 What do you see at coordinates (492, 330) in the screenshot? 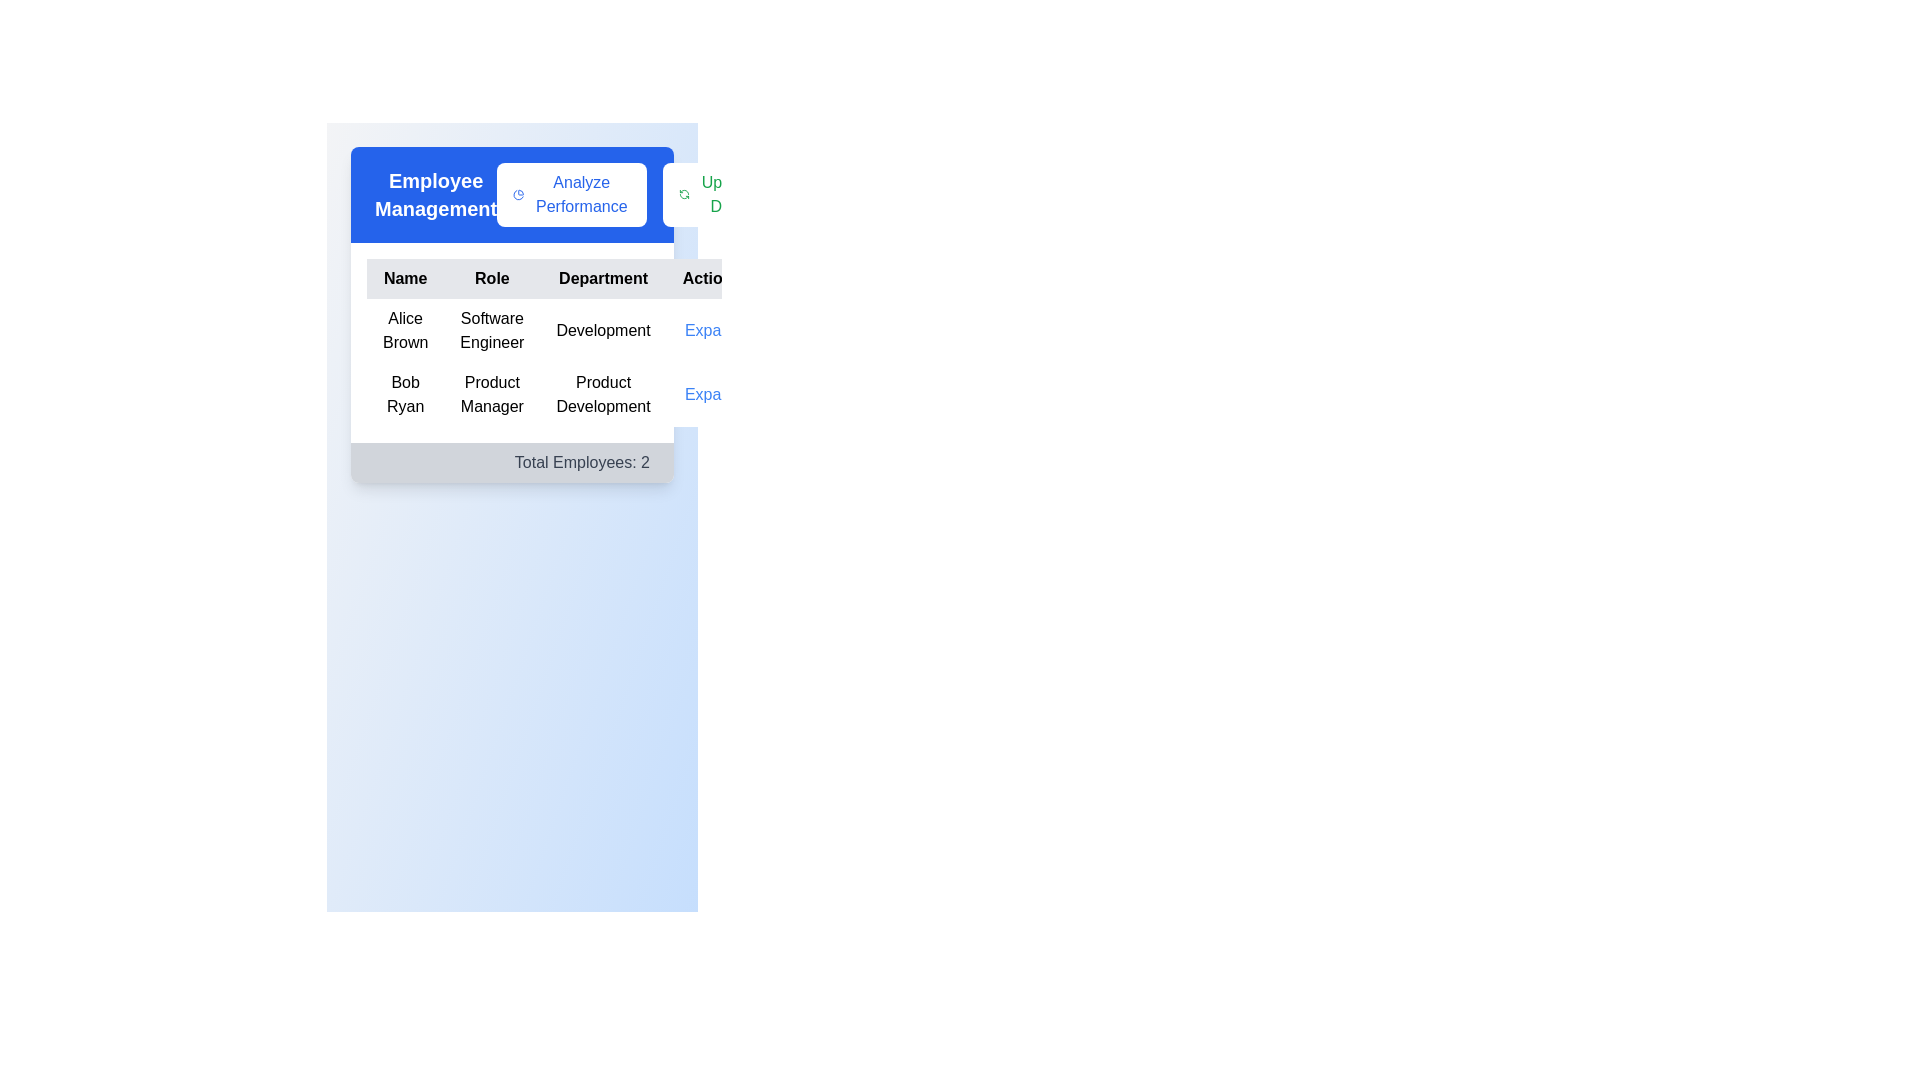
I see `the text display element labeled 'Software Engineer' located in the second column of the first row under the column header 'Role'` at bounding box center [492, 330].